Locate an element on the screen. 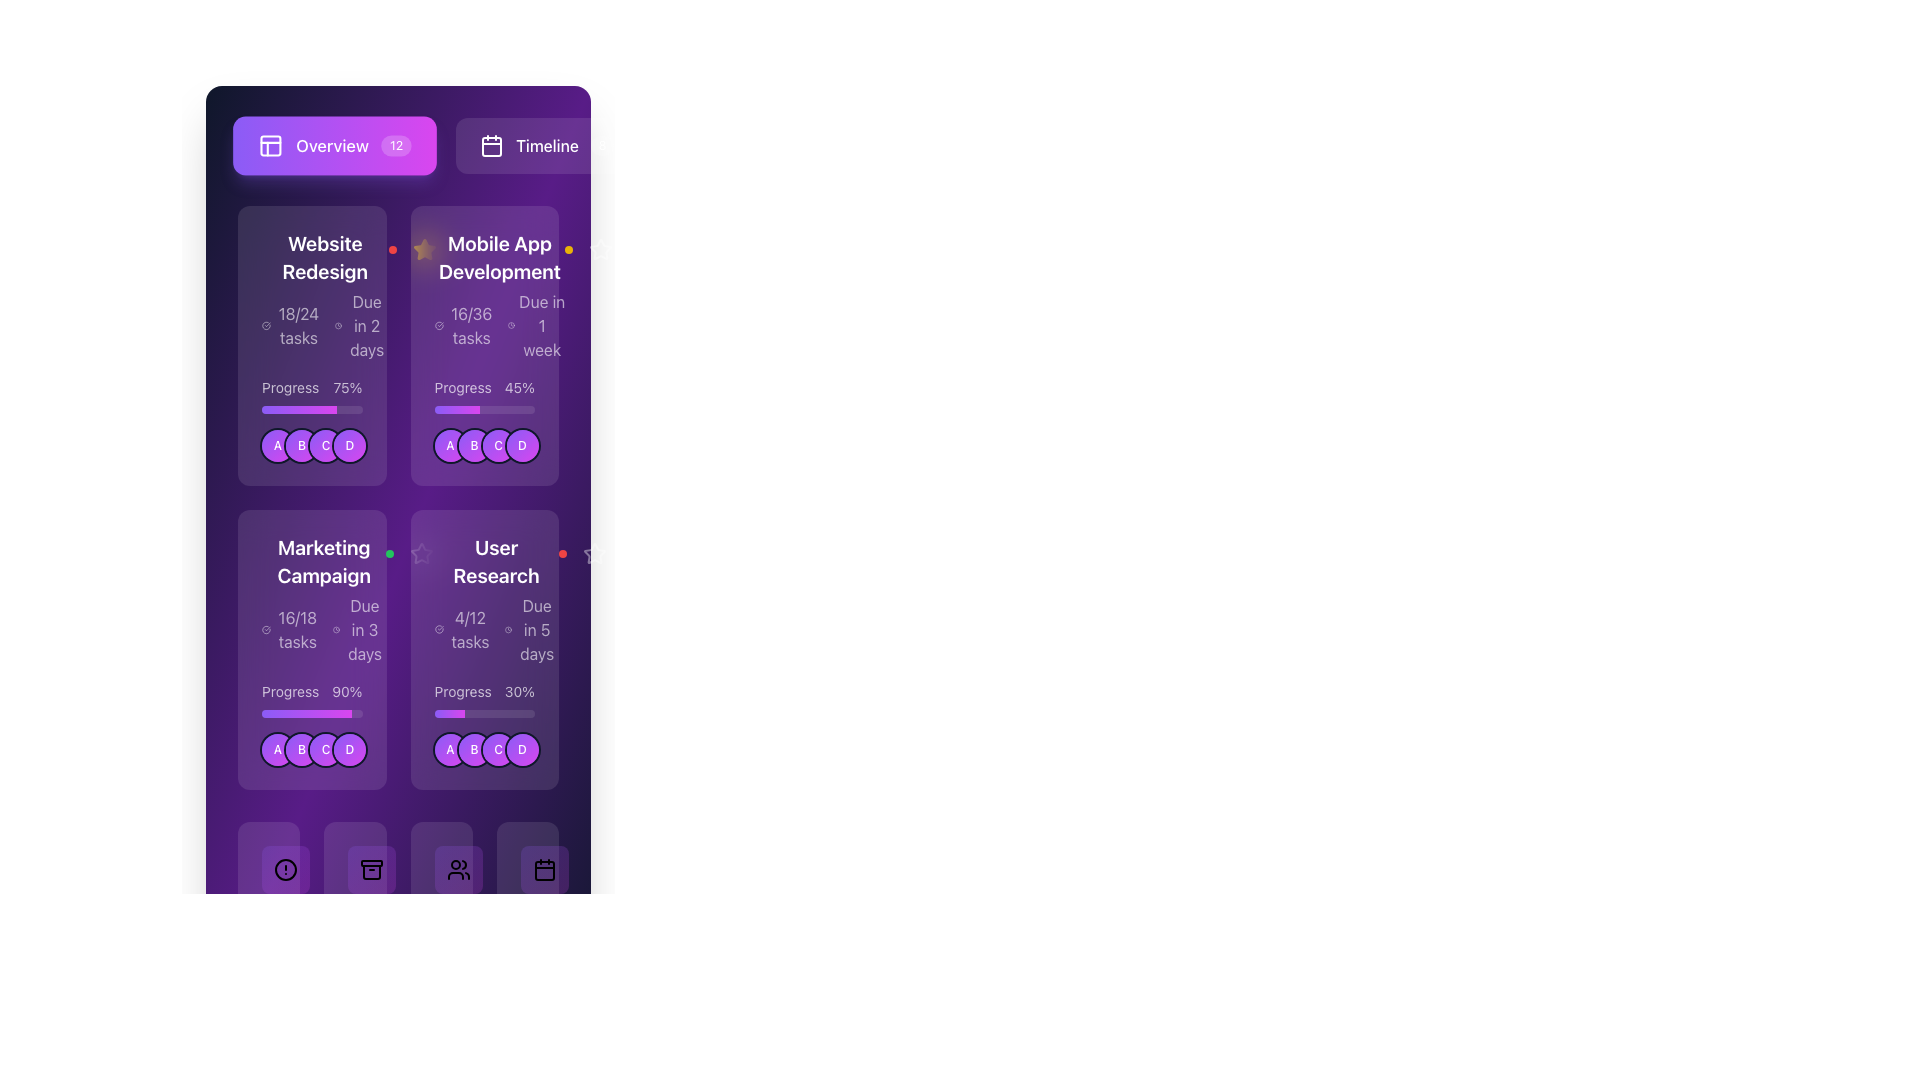 The image size is (1920, 1080). the group of circular icons displaying participant initials (A, B, C, D) located at the bottom of the 'User Research' card, beneath the progress bar, if on a touchscreen is located at coordinates (484, 749).